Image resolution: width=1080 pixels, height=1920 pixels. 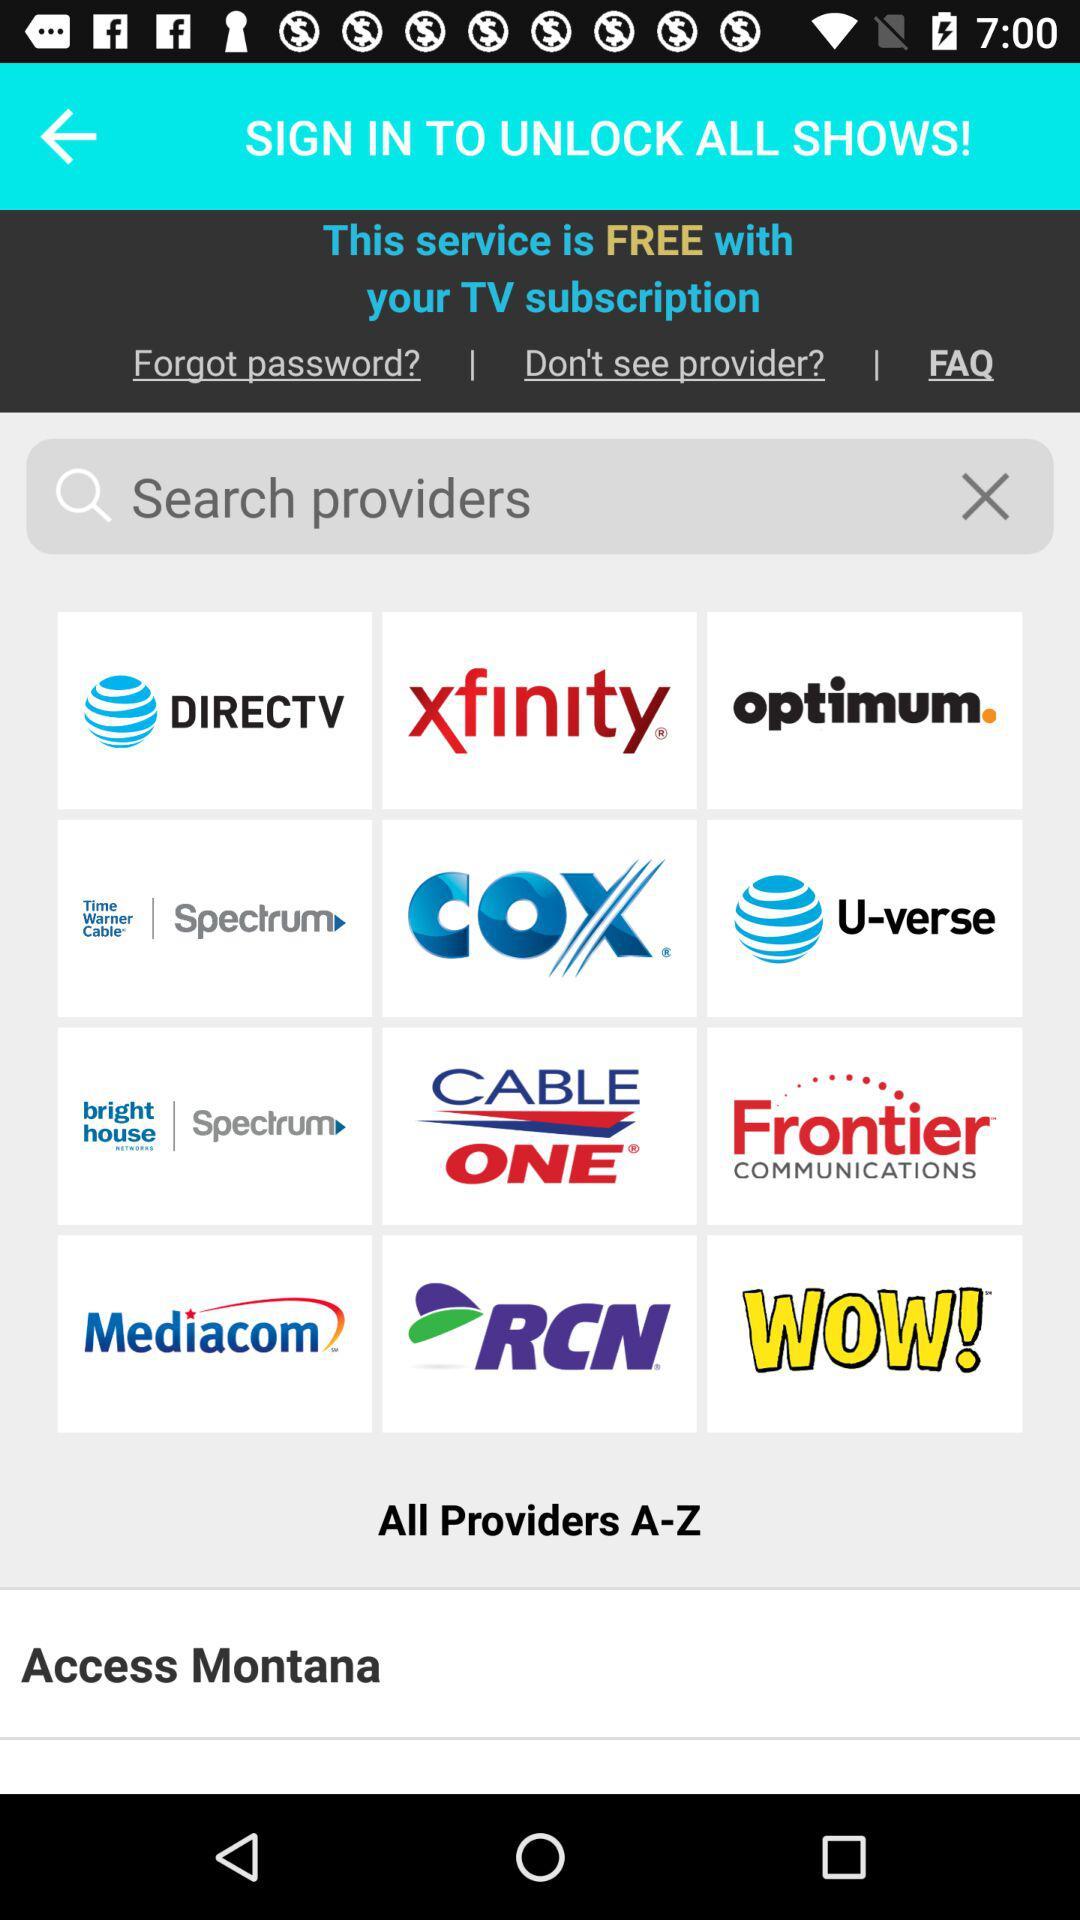 I want to click on icon below the faq, so click(x=998, y=496).